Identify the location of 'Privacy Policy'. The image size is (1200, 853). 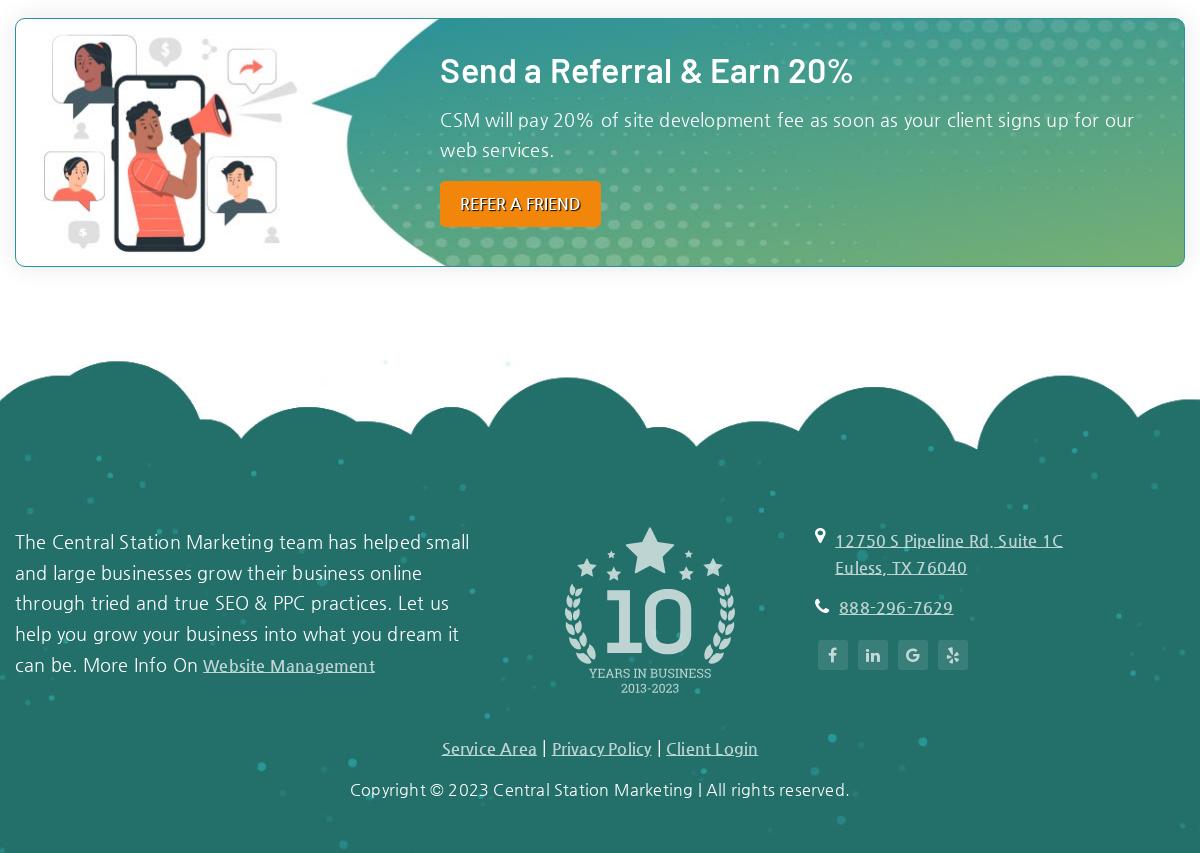
(600, 747).